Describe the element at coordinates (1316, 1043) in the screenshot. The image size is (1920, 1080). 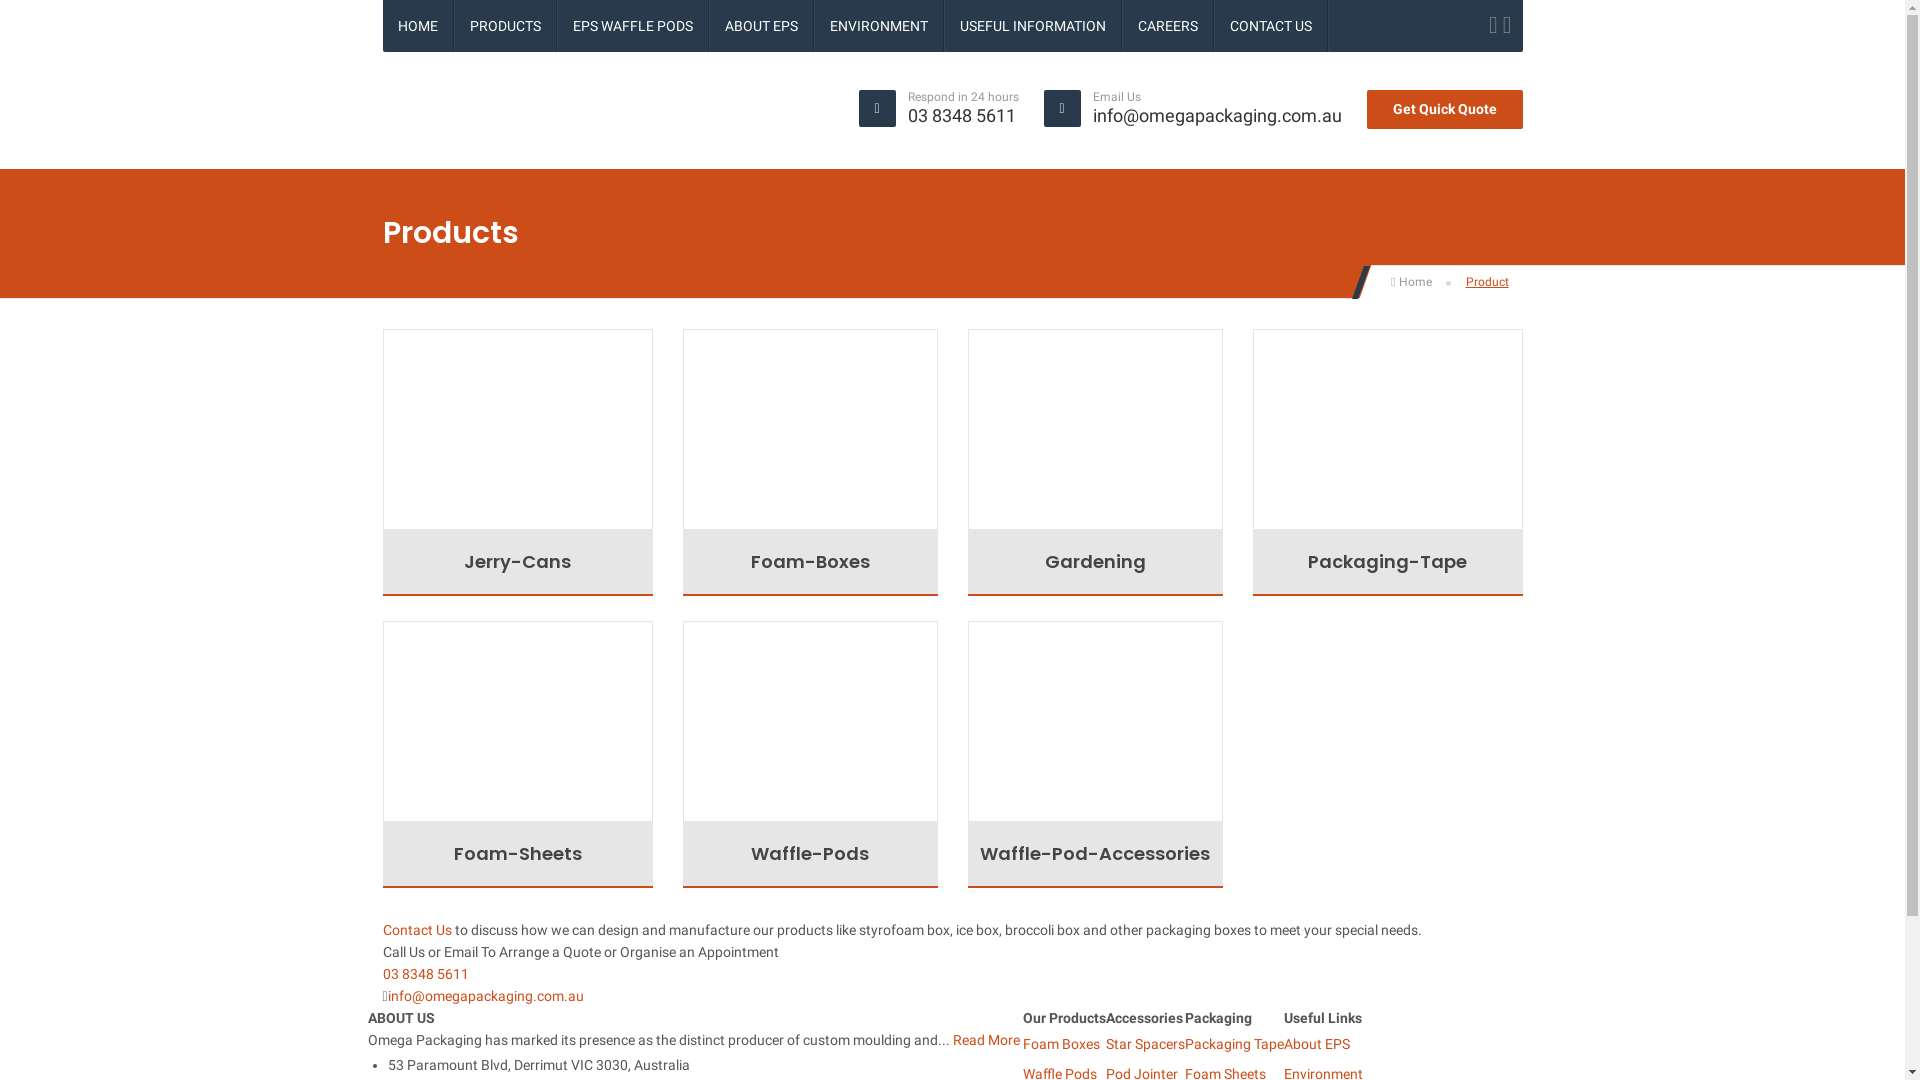
I see `'About EPS'` at that location.